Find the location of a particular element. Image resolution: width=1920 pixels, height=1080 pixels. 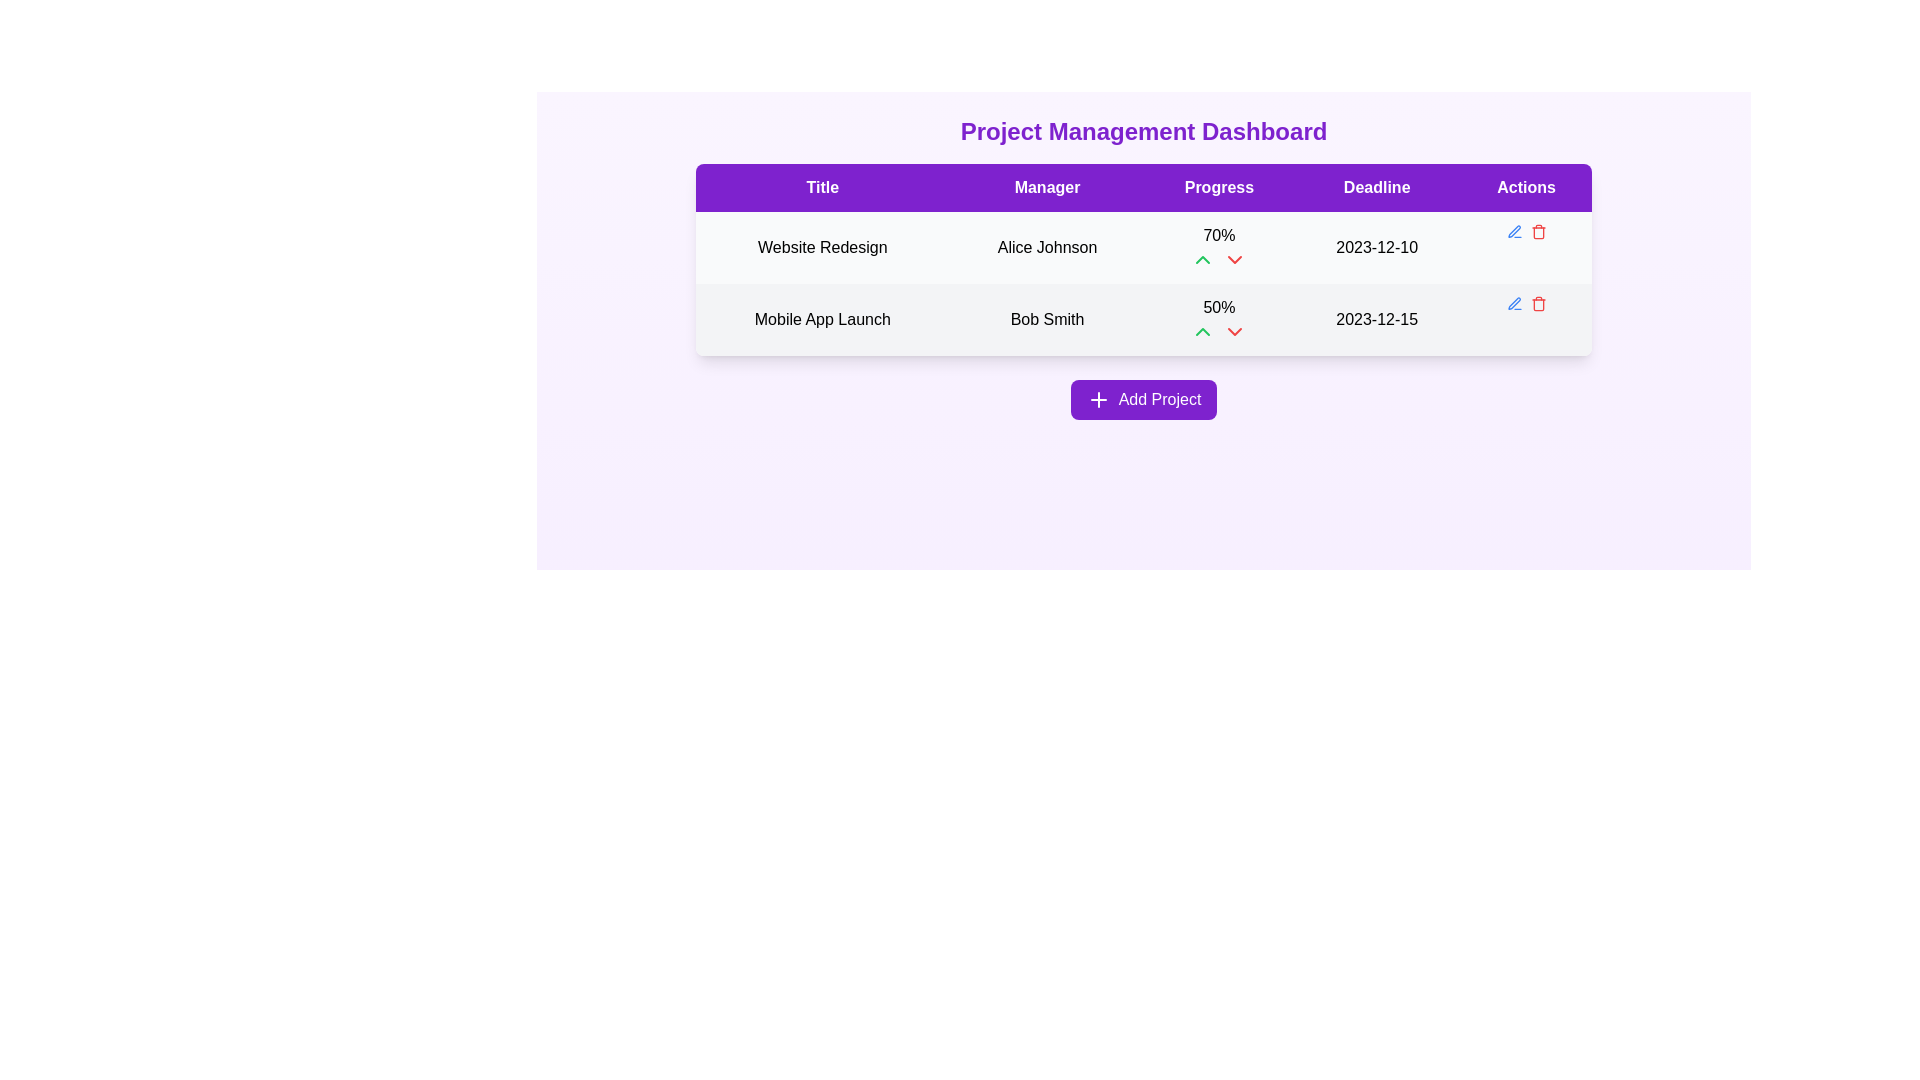

the text display element that shows the deadline date for a project, located in the fourth cell of the table under the 'Deadline' column is located at coordinates (1376, 246).